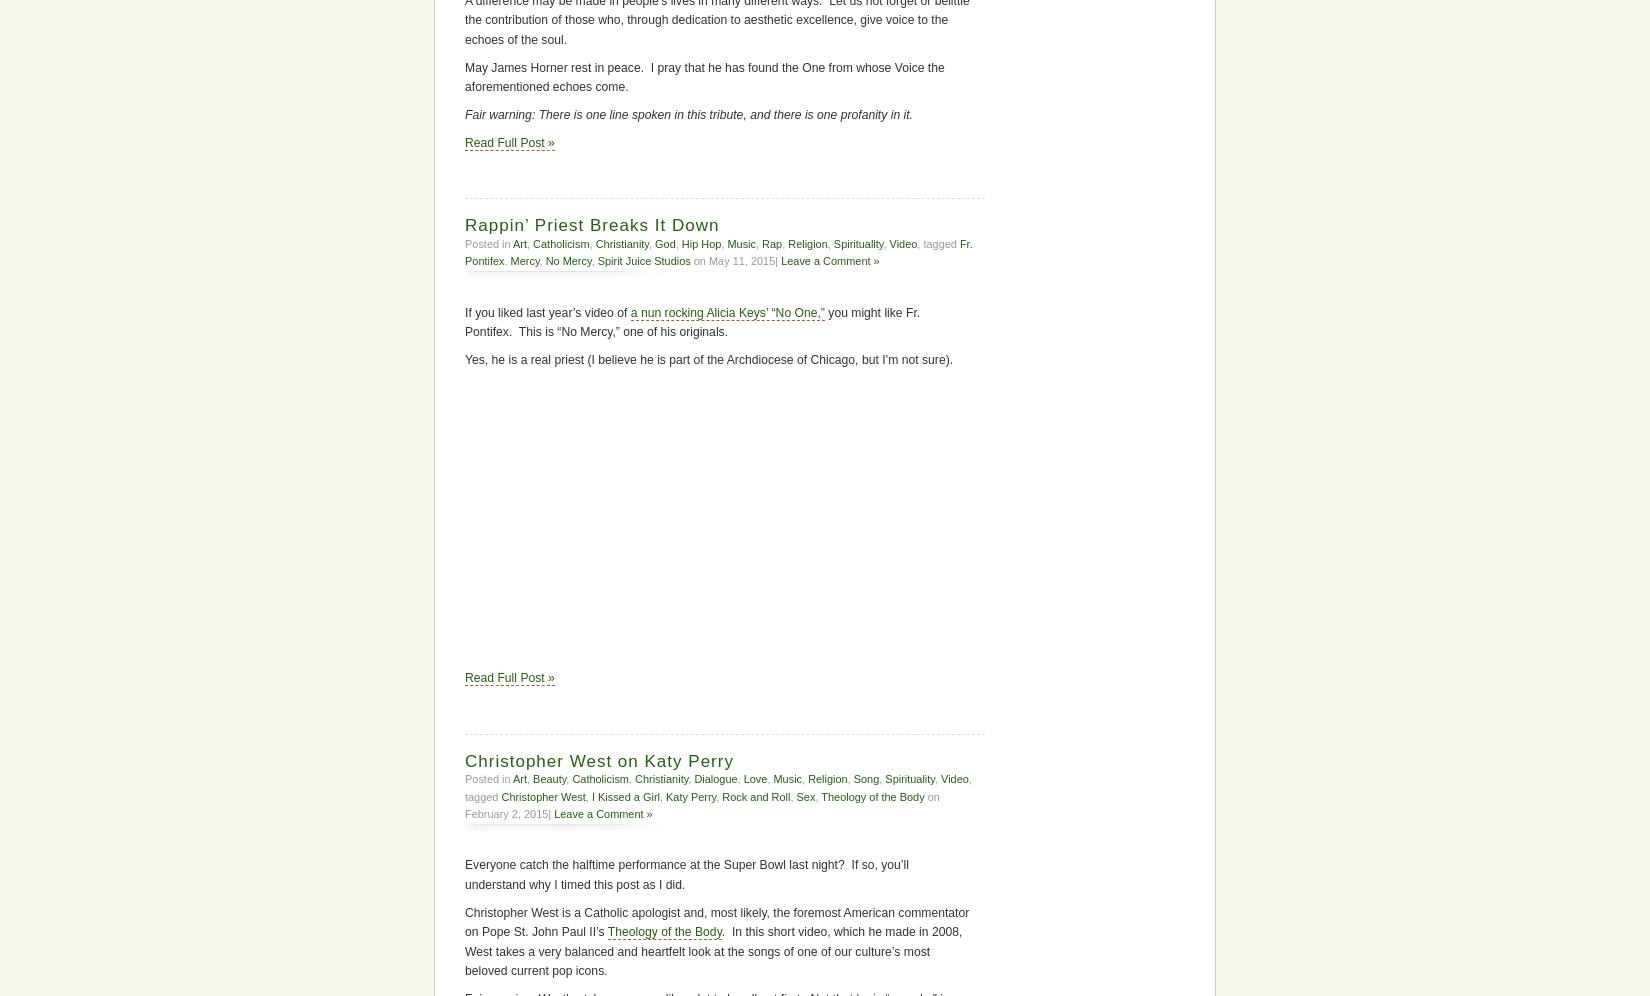  Describe the element at coordinates (690, 795) in the screenshot. I see `'Katy Perry'` at that location.